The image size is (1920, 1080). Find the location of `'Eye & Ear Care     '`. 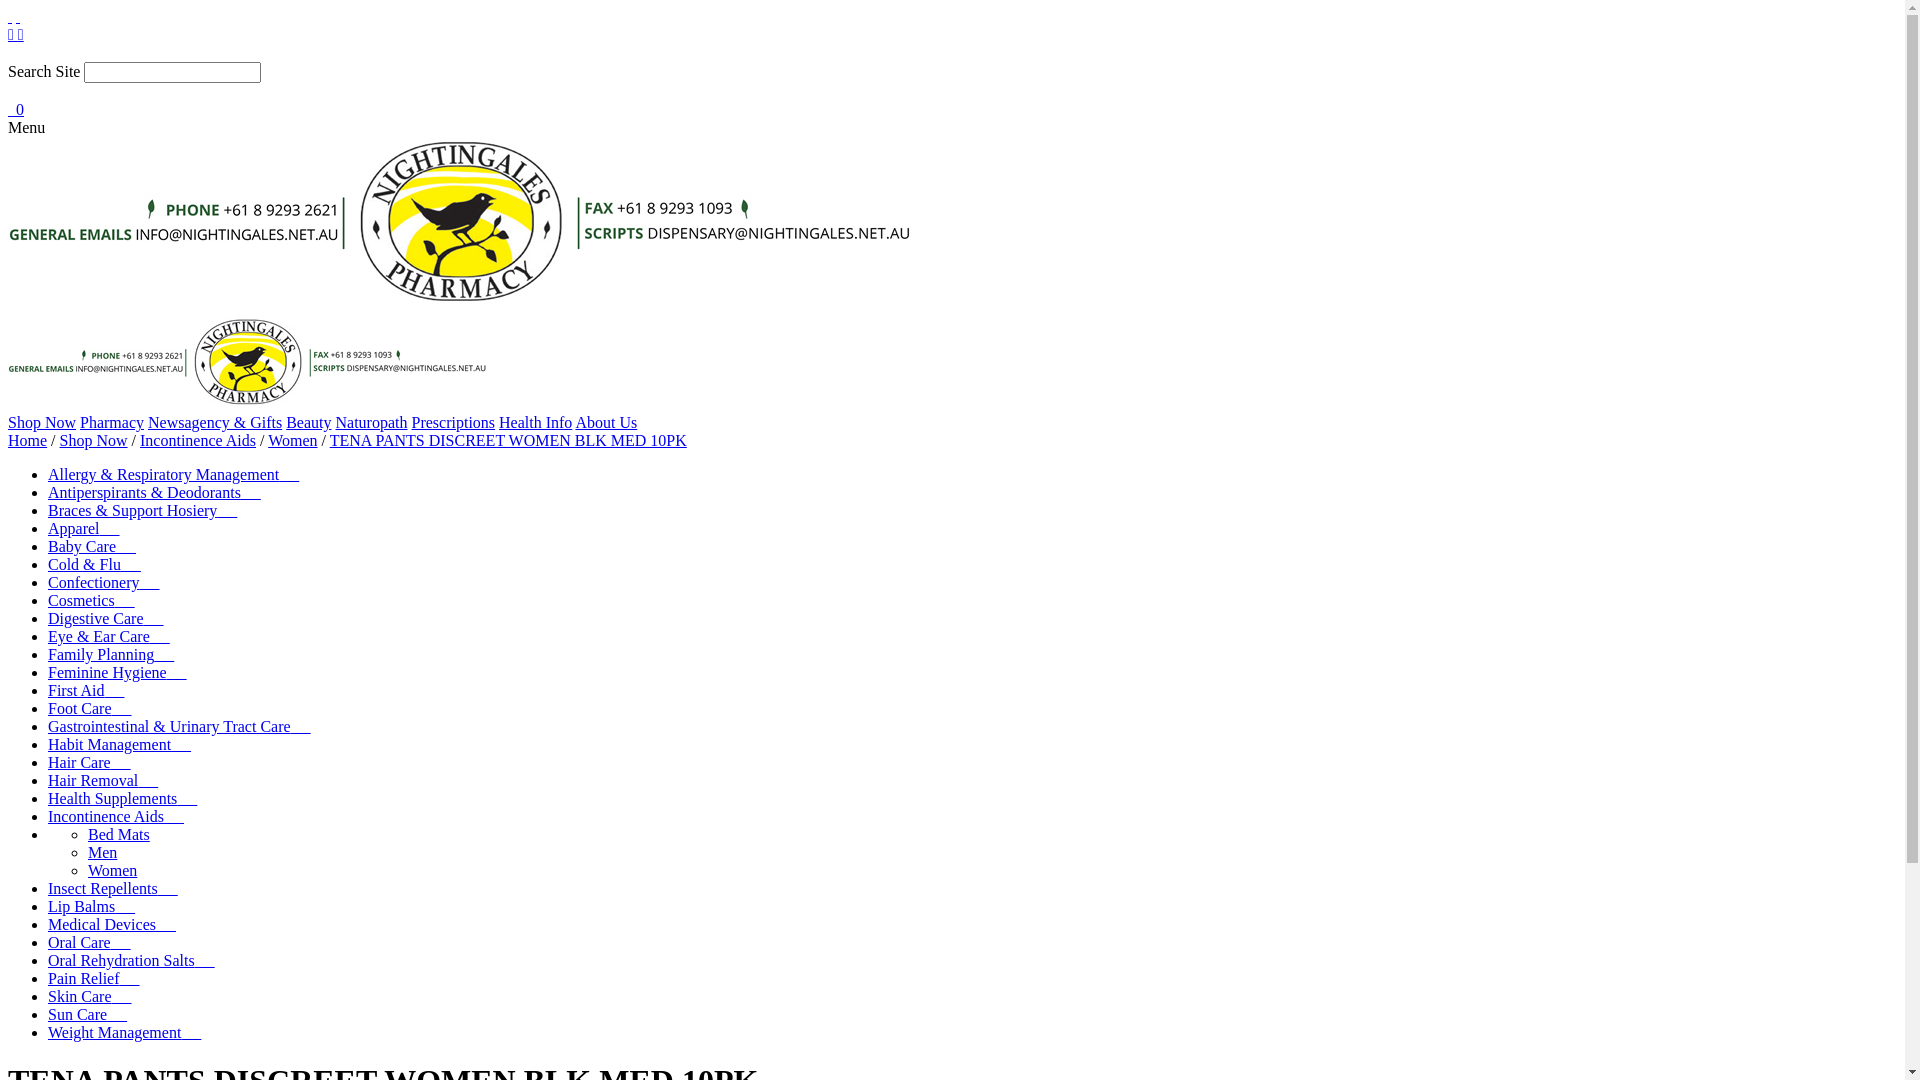

'Eye & Ear Care     ' is located at coordinates (108, 636).